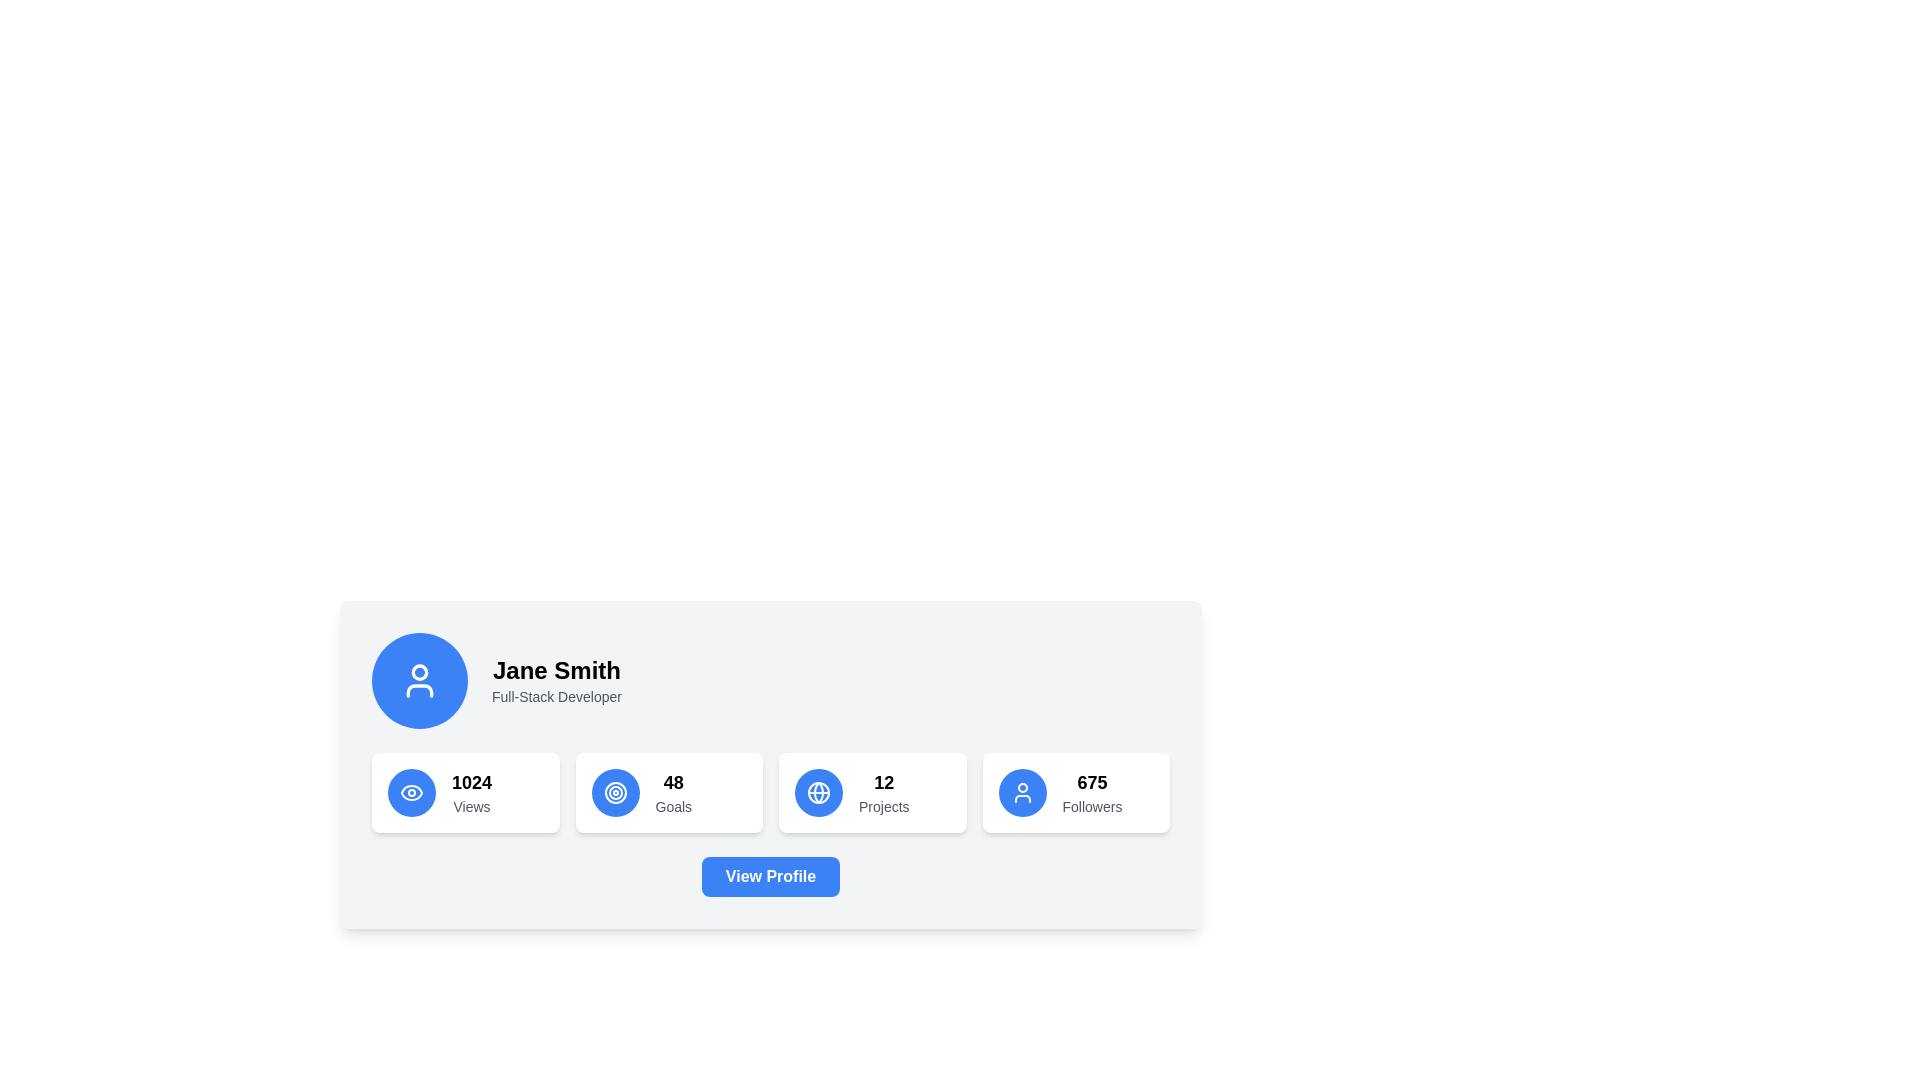  Describe the element at coordinates (1091, 782) in the screenshot. I see `the bold text element displaying the number '675' in the 'Followers' stat section` at that location.